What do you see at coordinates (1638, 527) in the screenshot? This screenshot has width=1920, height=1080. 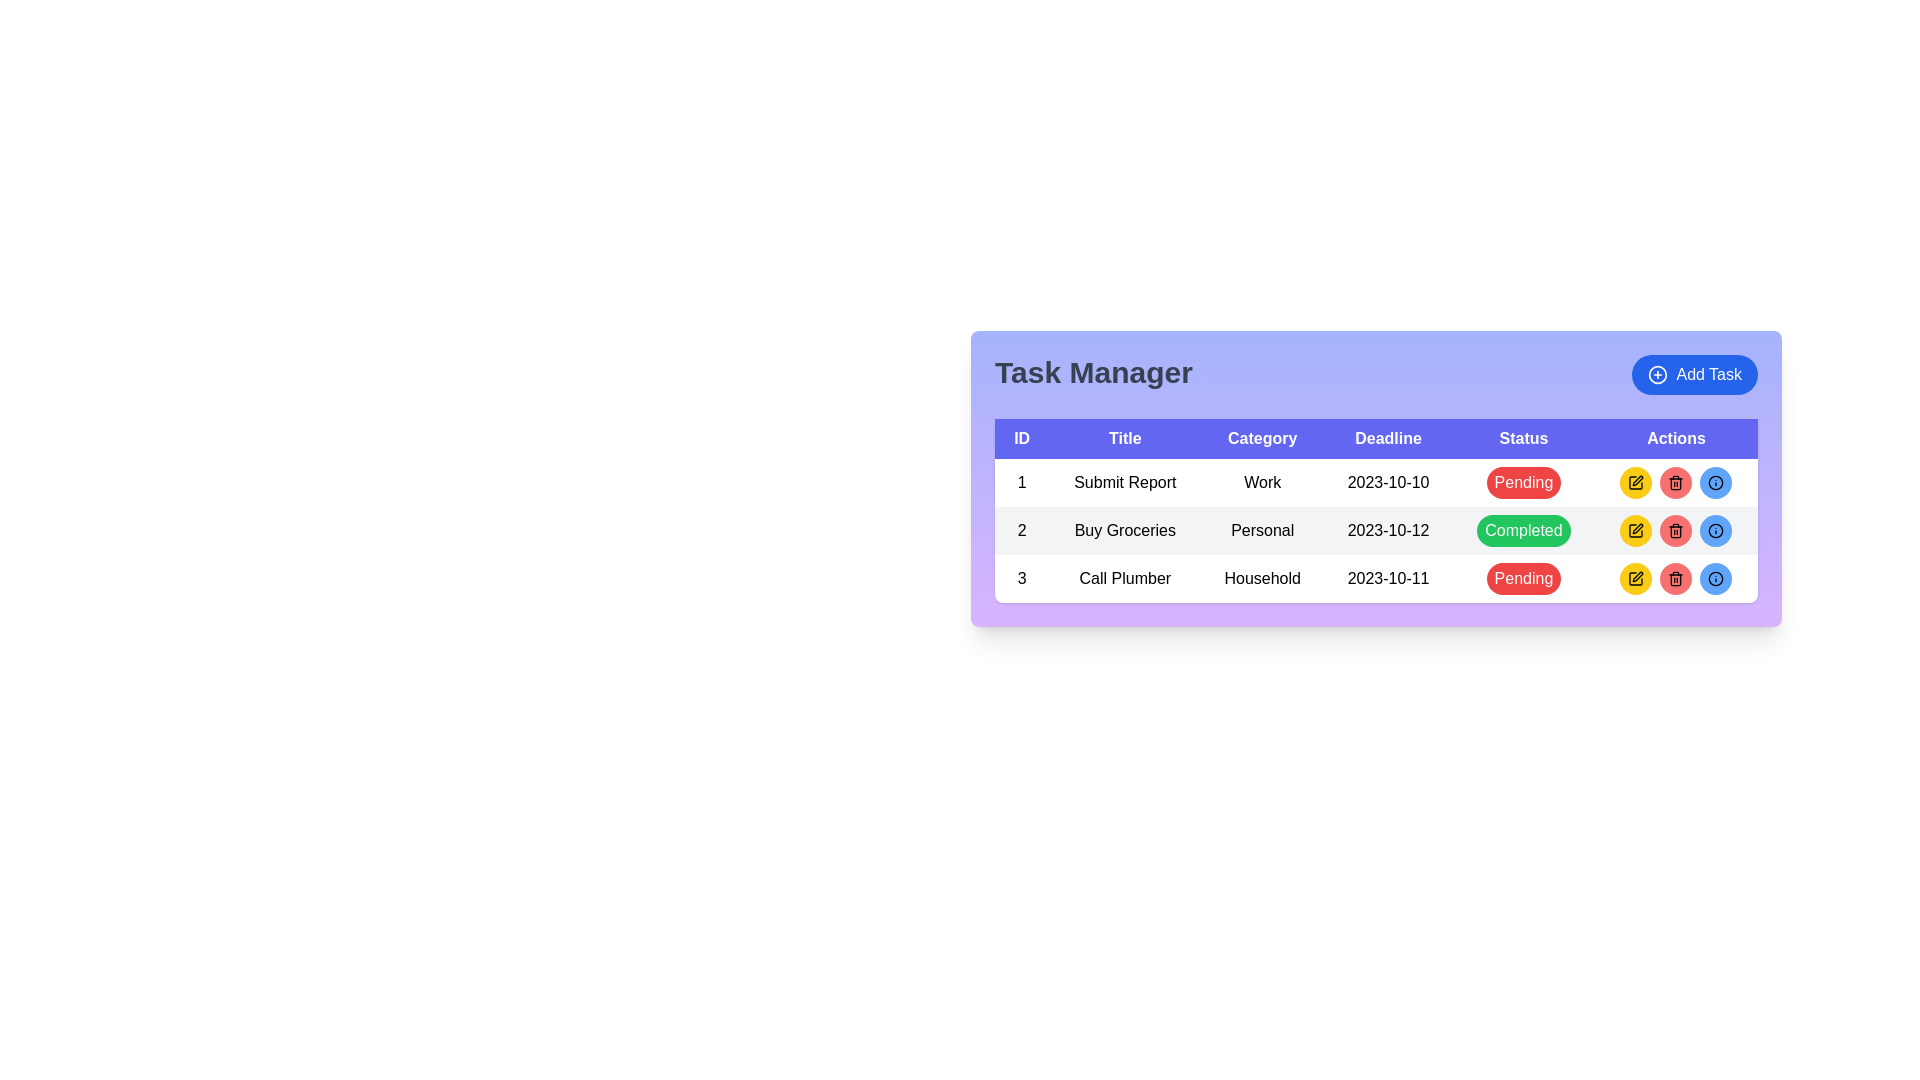 I see `the 'edit' icon located in the 'Actions' column of the third row in the table` at bounding box center [1638, 527].